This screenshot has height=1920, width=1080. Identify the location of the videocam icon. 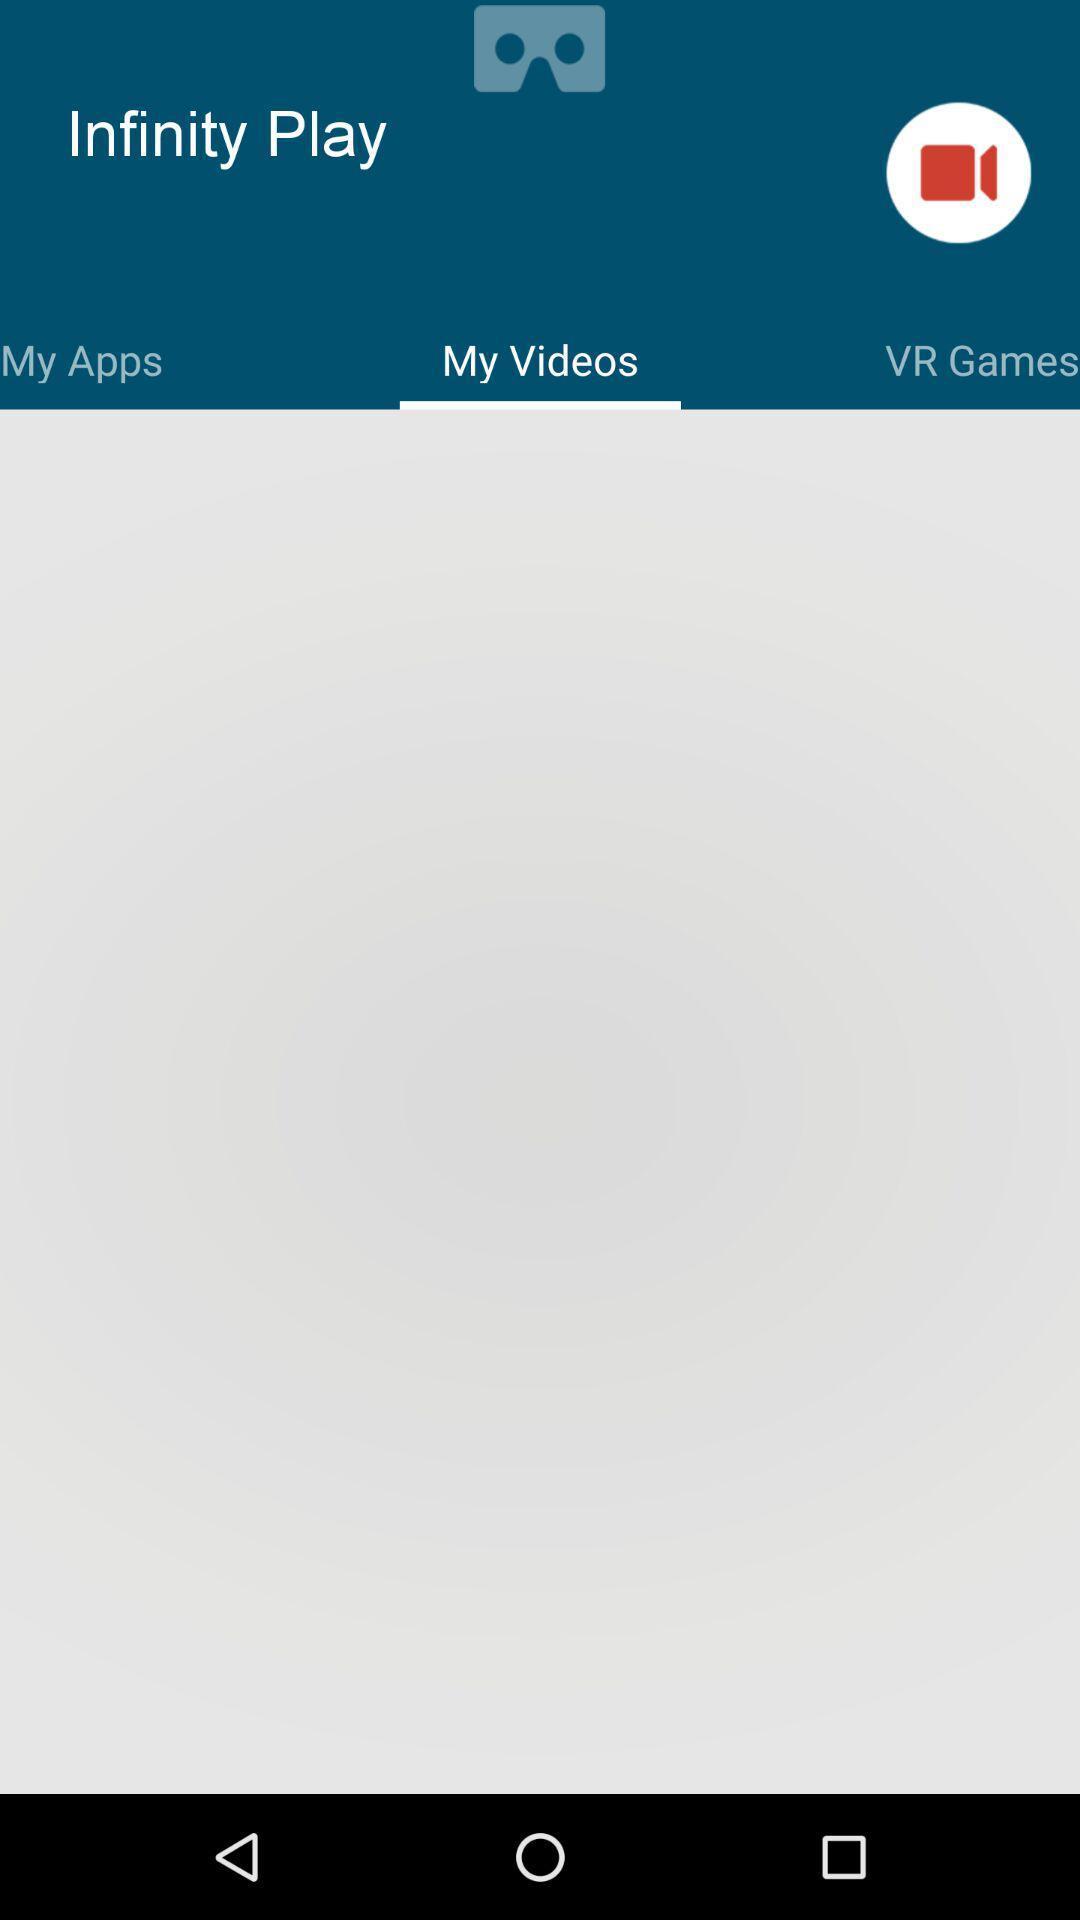
(957, 184).